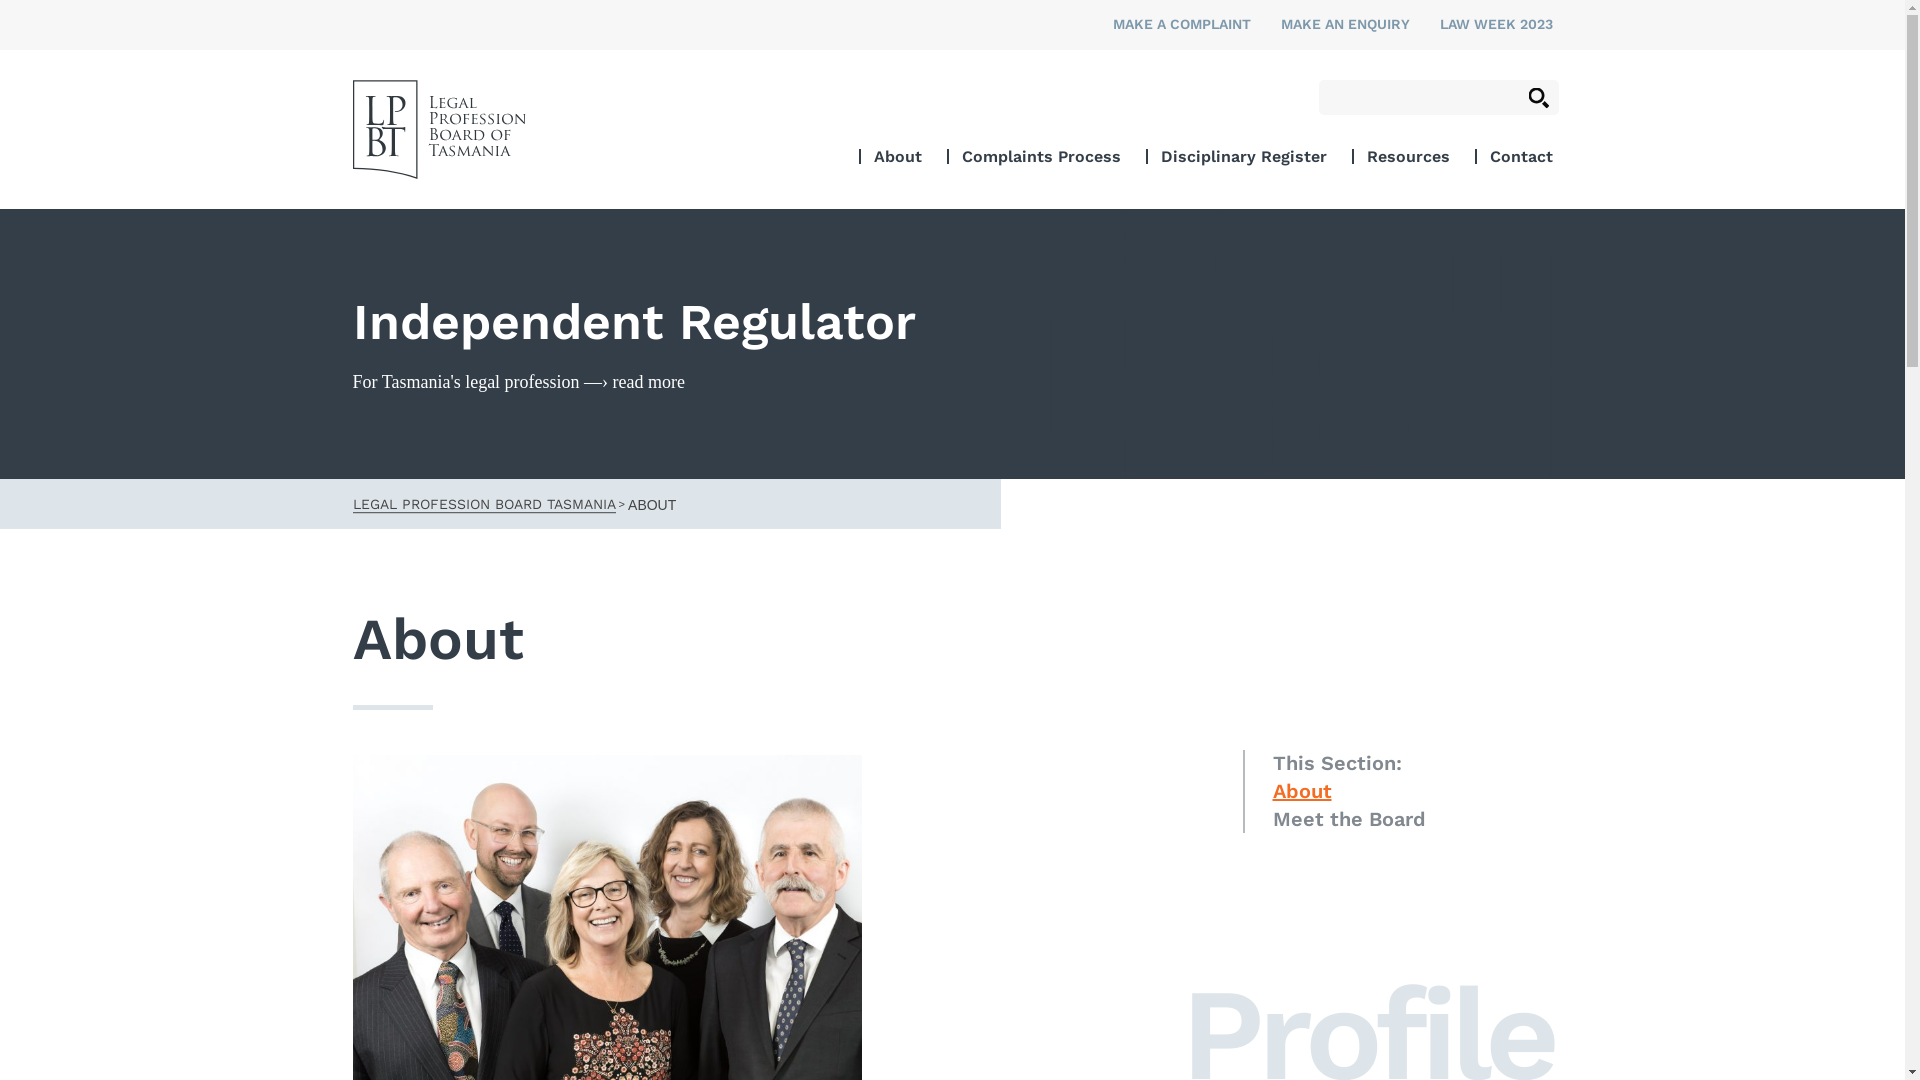 Image resolution: width=1920 pixels, height=1080 pixels. What do you see at coordinates (1040, 155) in the screenshot?
I see `'Complaints Process'` at bounding box center [1040, 155].